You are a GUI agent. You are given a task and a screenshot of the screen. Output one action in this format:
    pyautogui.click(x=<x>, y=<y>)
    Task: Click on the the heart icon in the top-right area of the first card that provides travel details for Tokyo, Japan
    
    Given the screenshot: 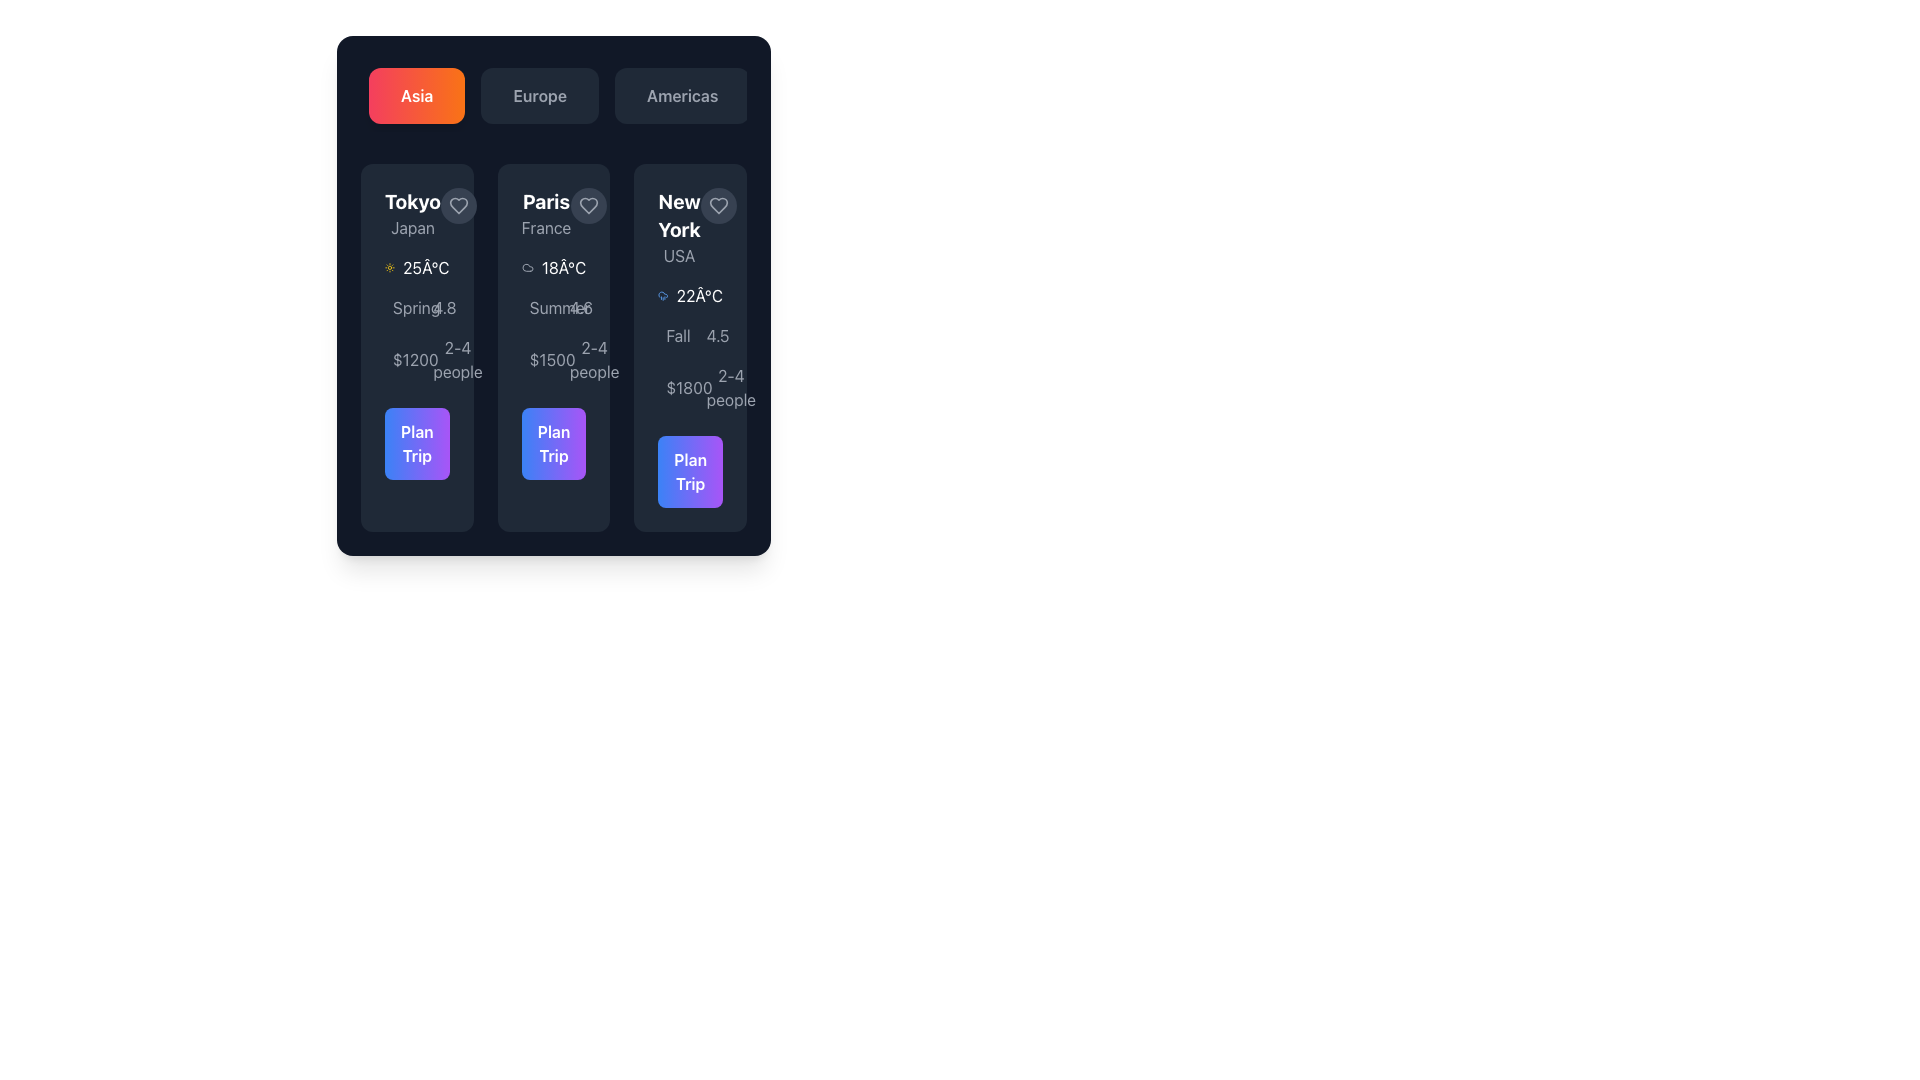 What is the action you would take?
    pyautogui.click(x=458, y=205)
    